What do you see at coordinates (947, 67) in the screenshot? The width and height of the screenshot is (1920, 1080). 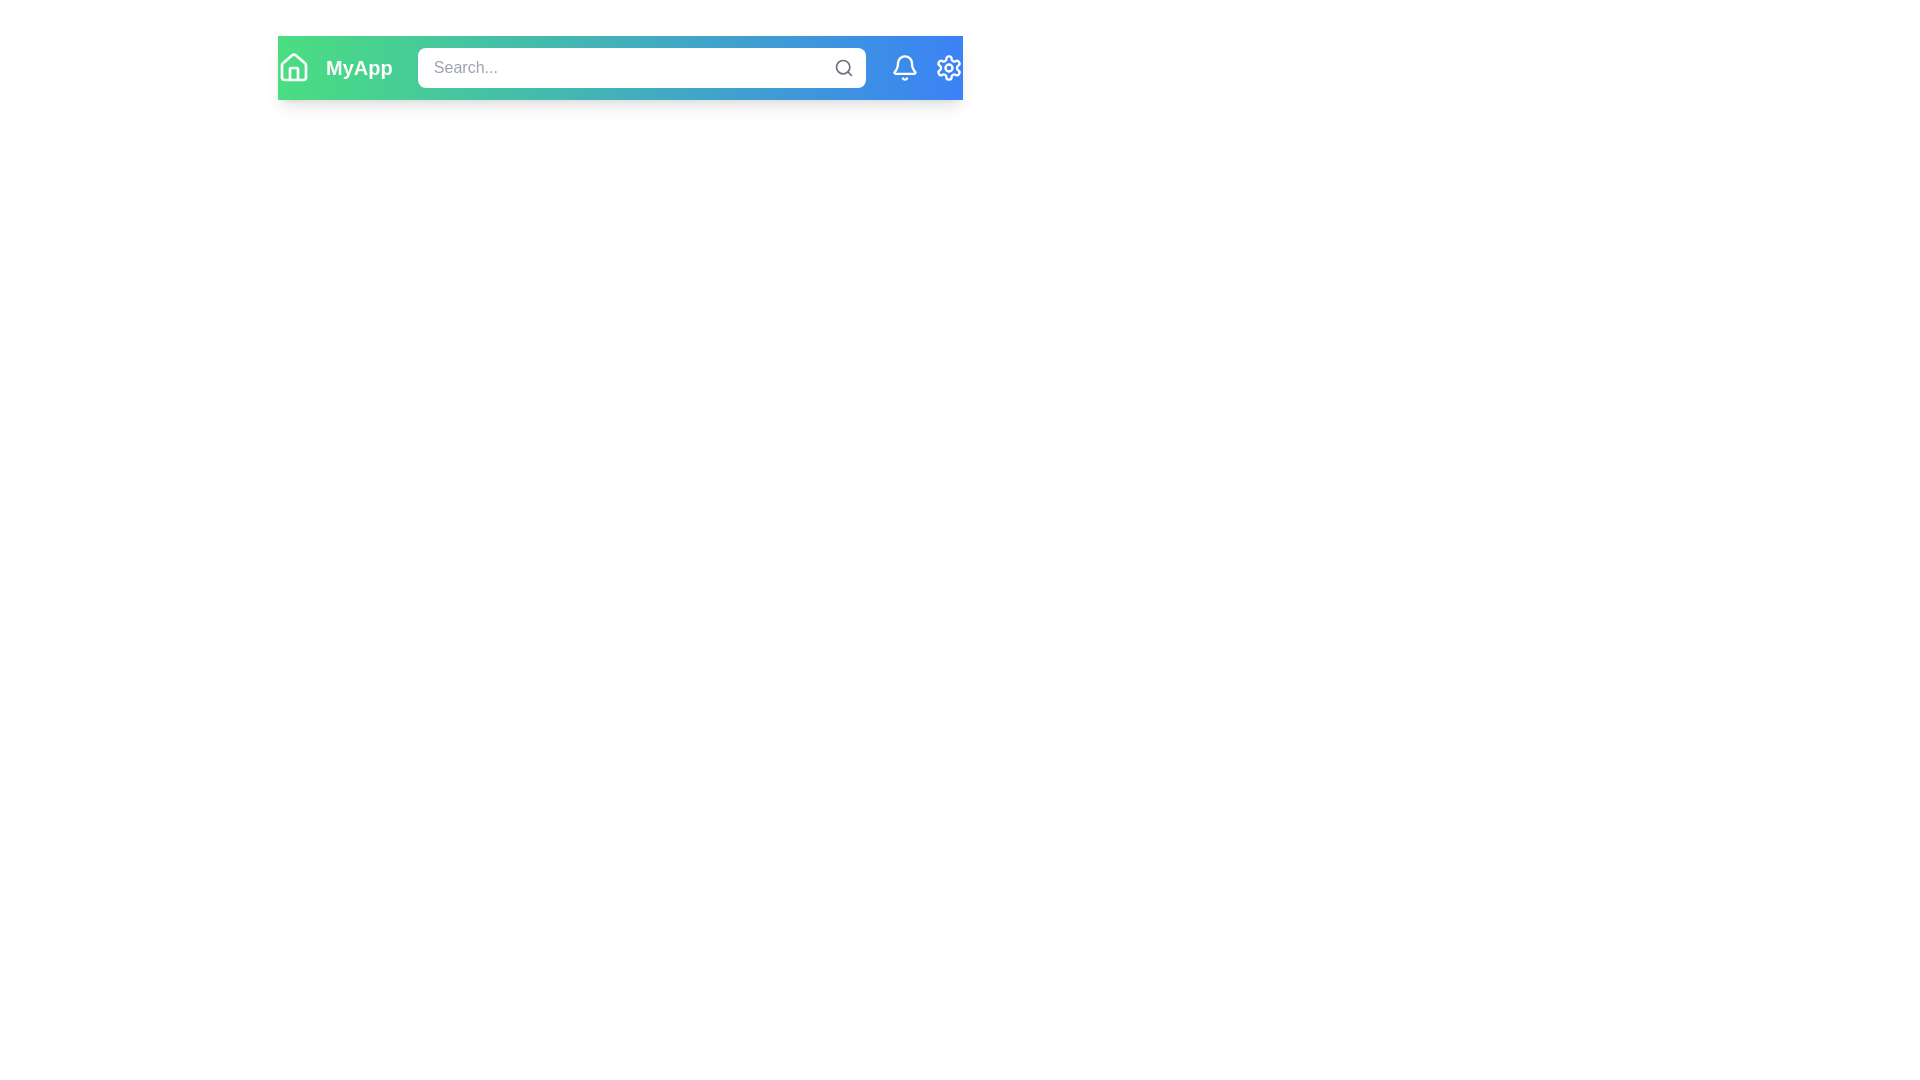 I see `the Settings icon in the app bar` at bounding box center [947, 67].